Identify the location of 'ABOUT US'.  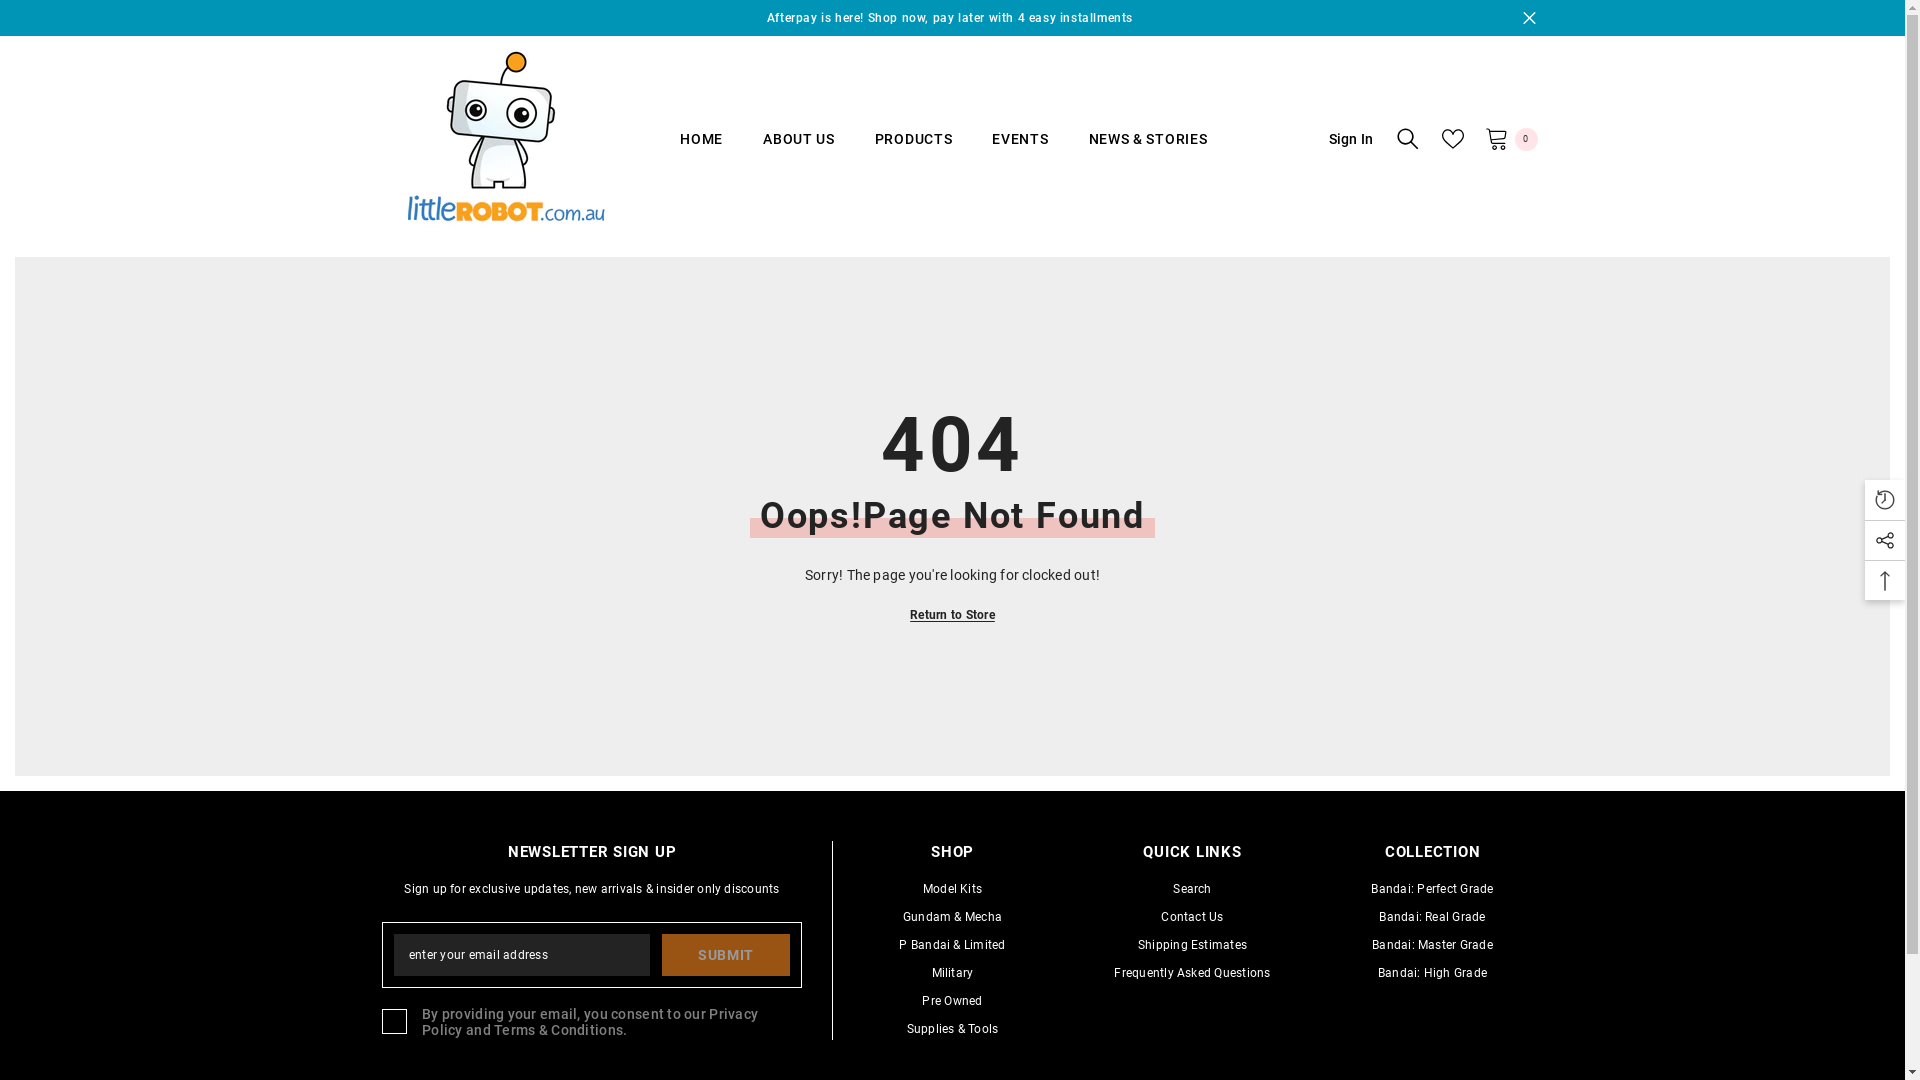
(742, 151).